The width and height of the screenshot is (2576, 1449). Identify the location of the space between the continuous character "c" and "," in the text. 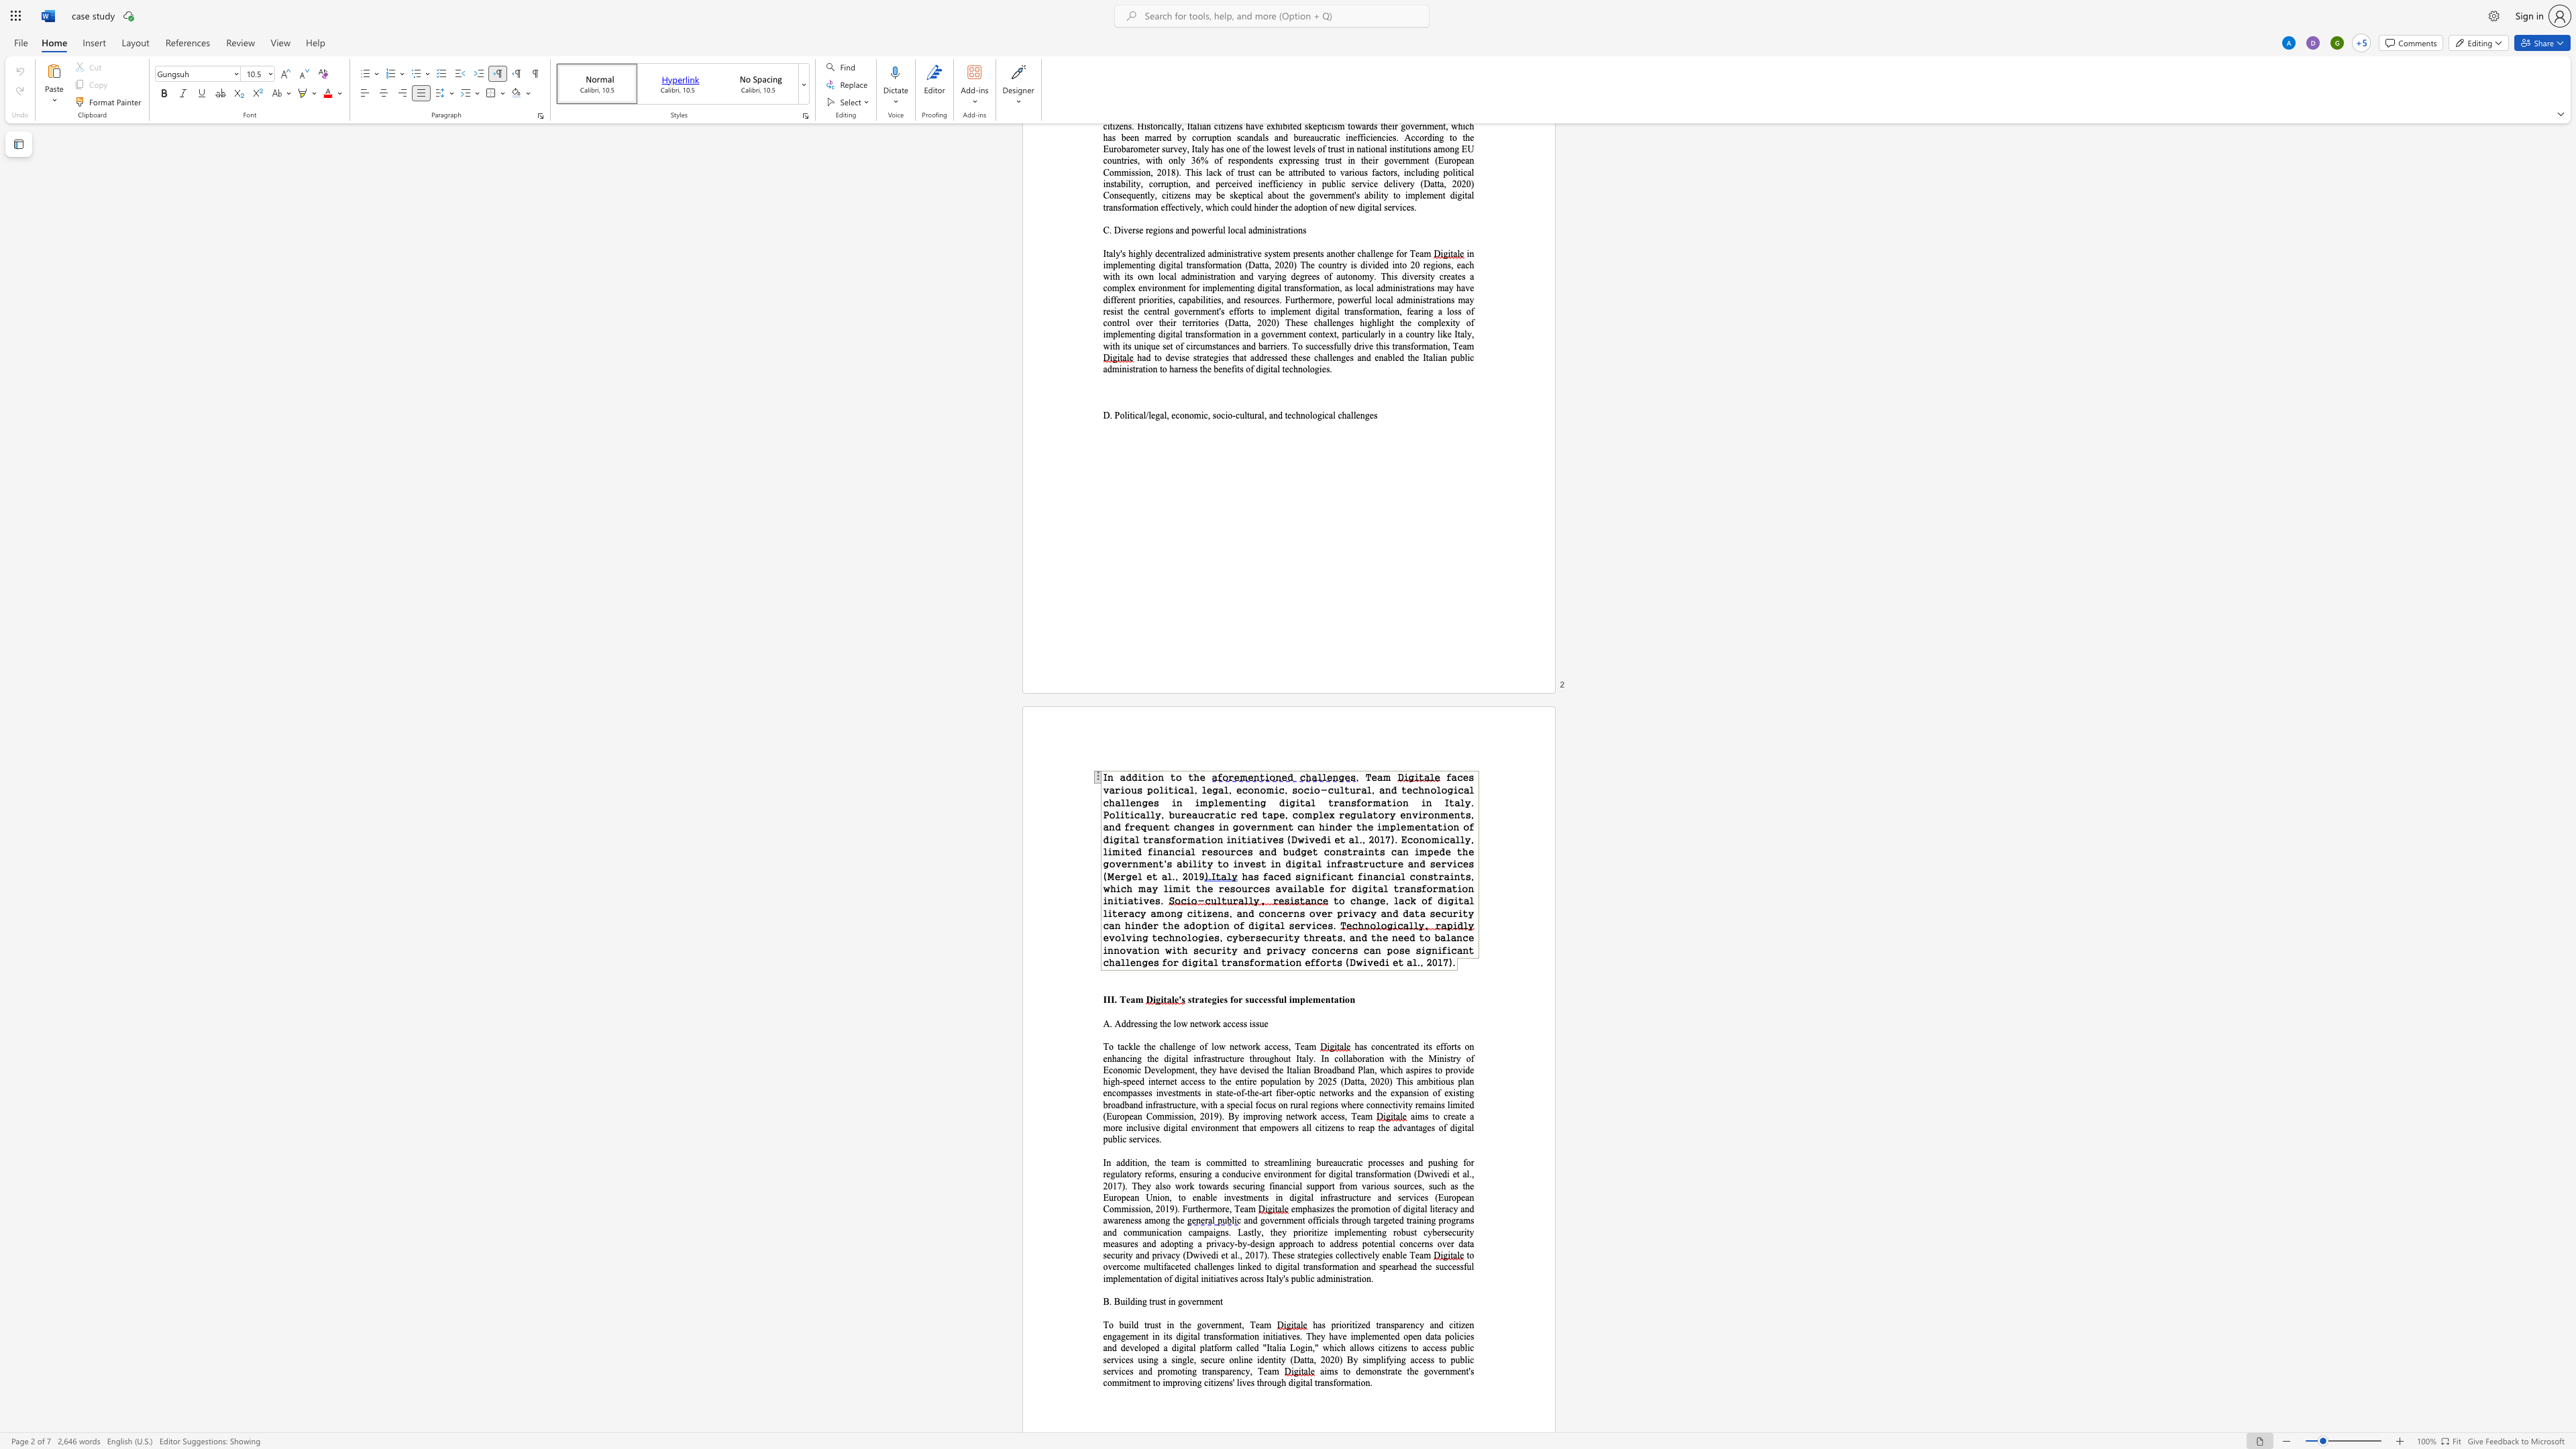
(1207, 414).